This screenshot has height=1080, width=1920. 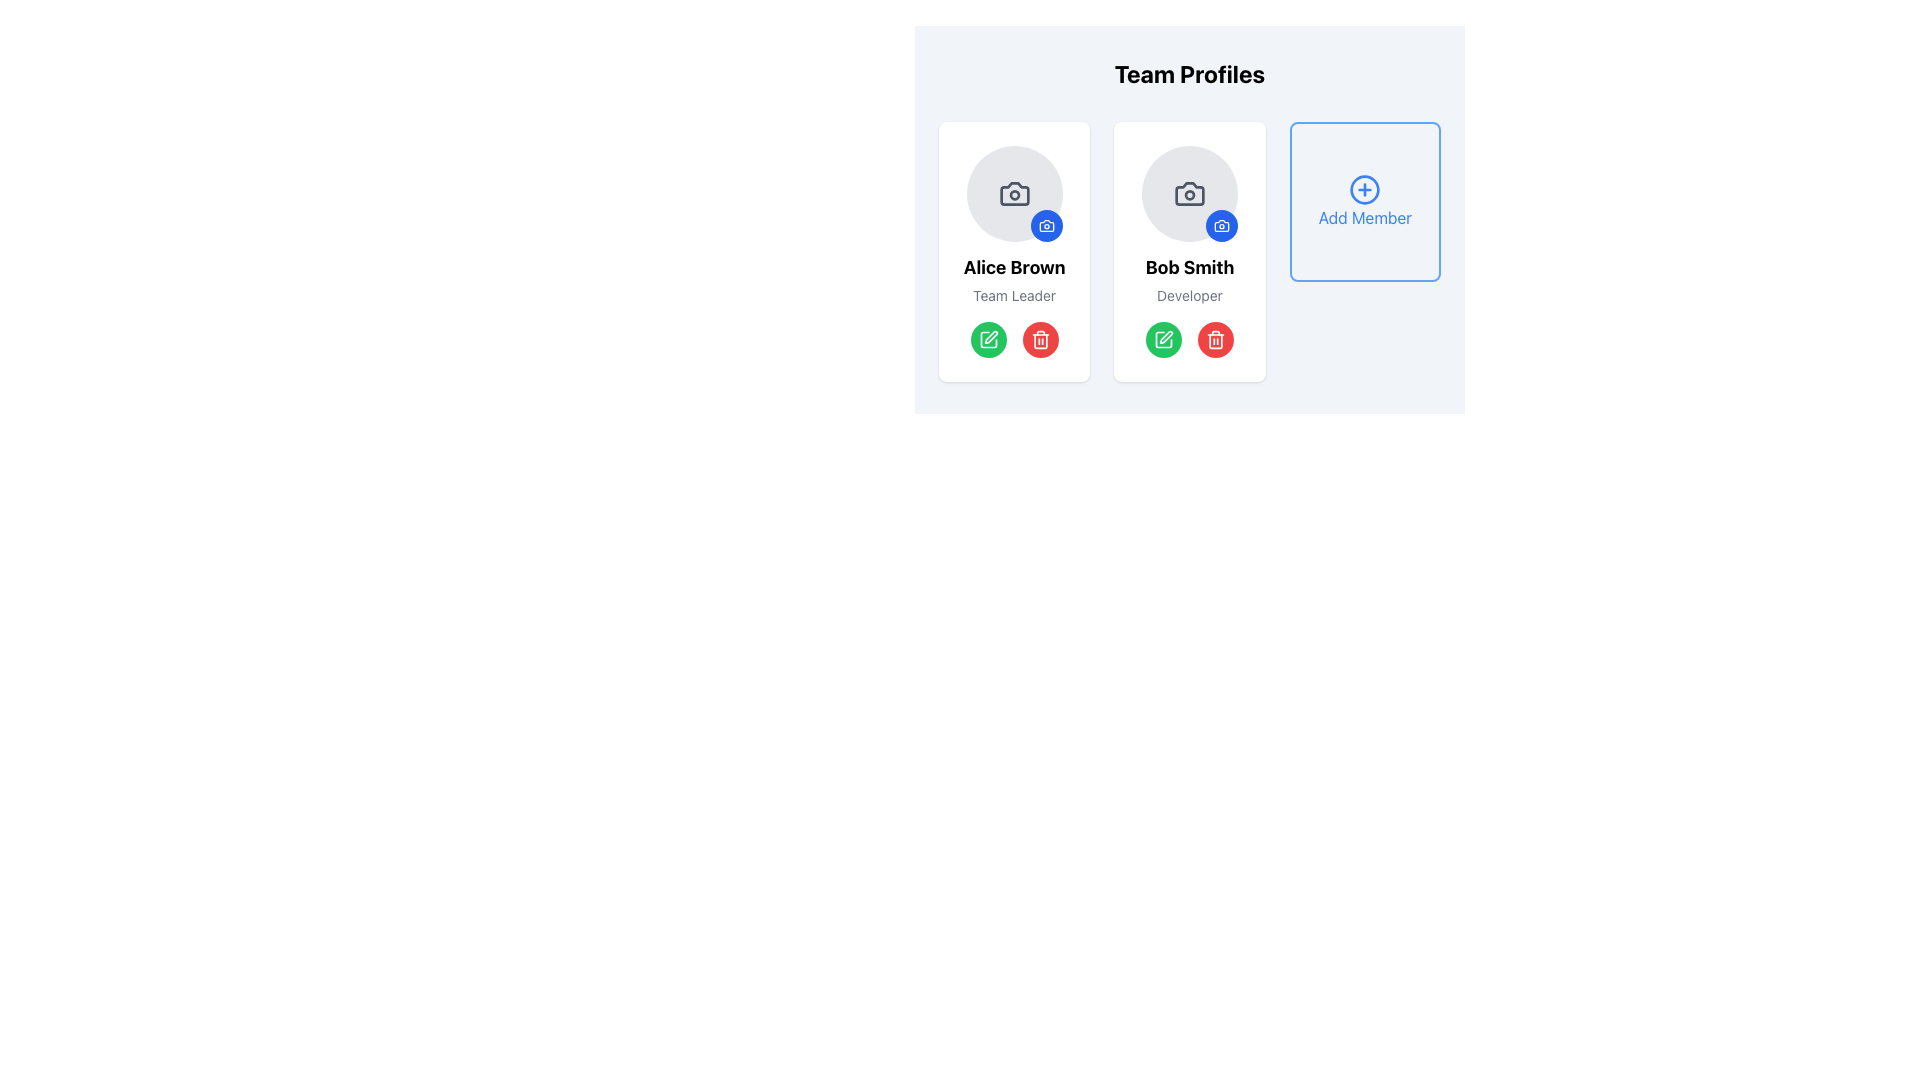 What do you see at coordinates (1364, 201) in the screenshot?
I see `the call-to-action button for adding new members to a list or group` at bounding box center [1364, 201].